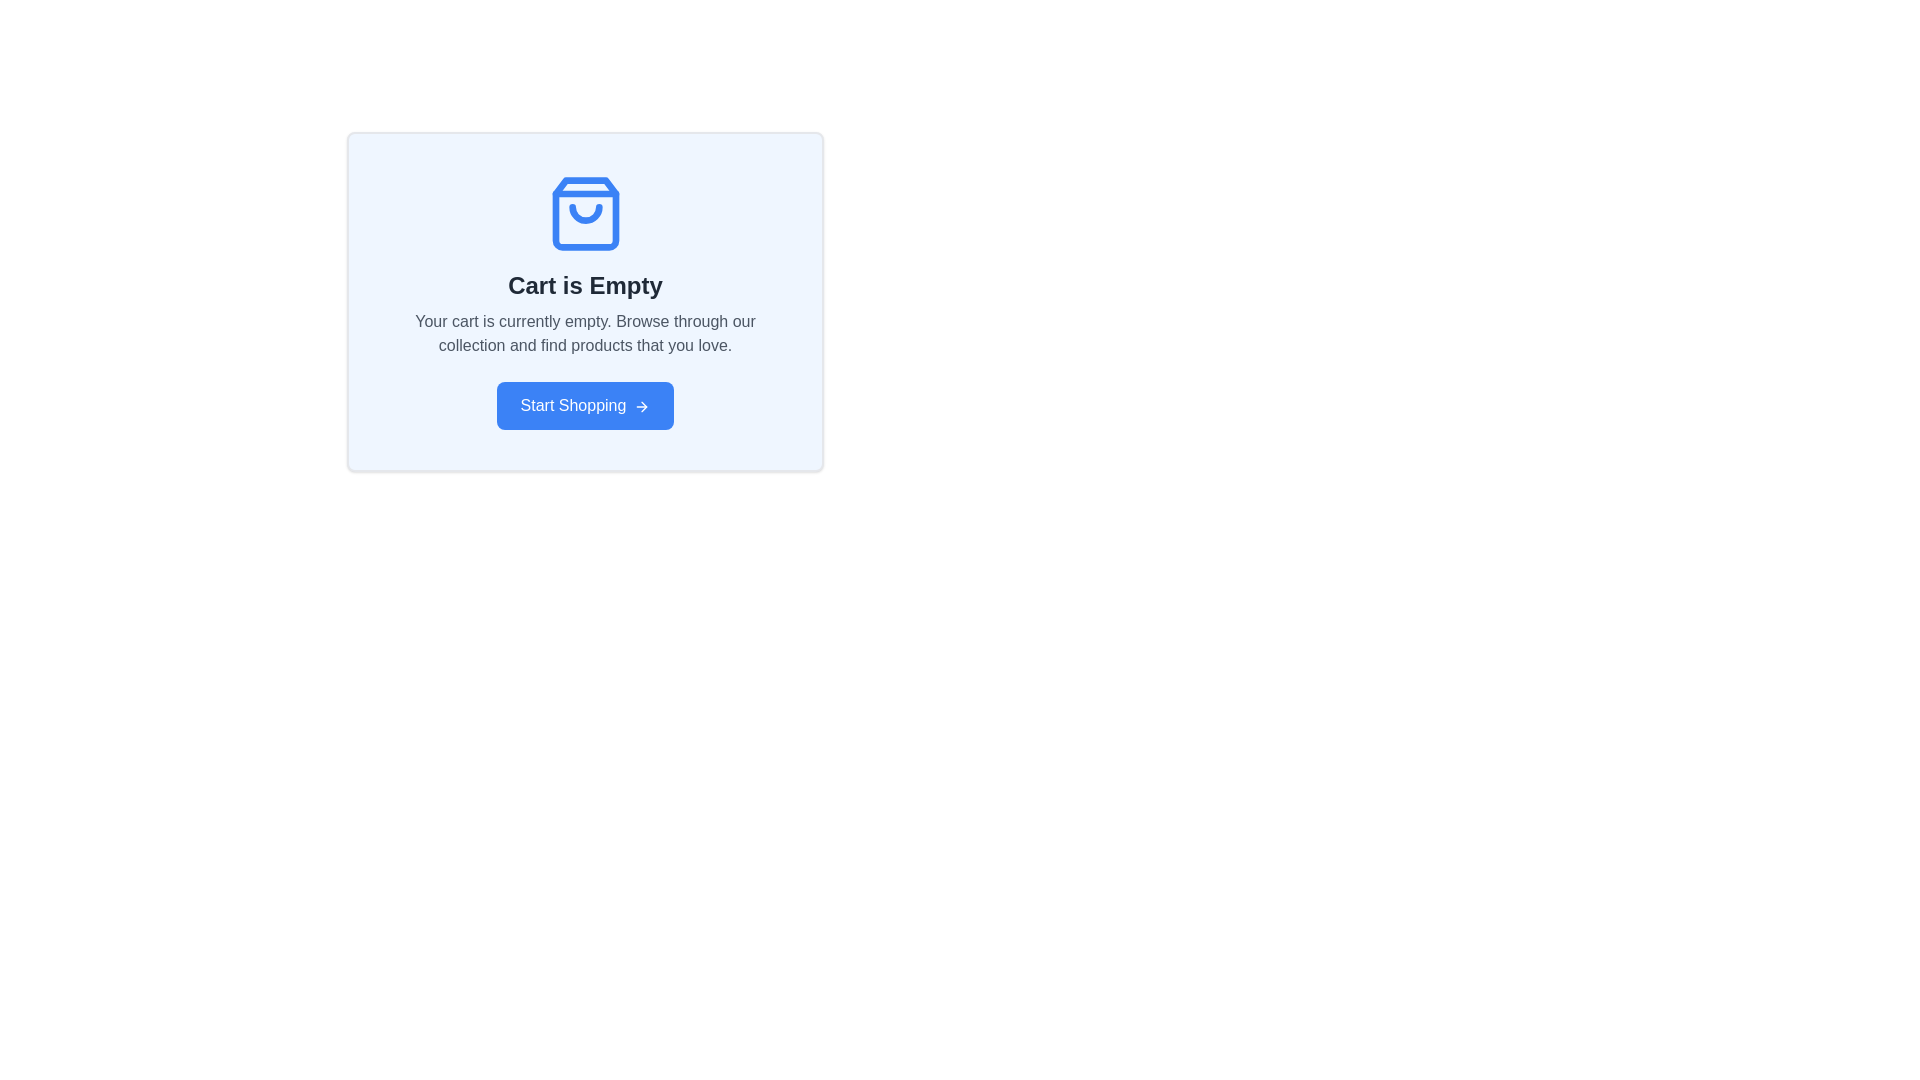 The width and height of the screenshot is (1920, 1080). What do you see at coordinates (584, 285) in the screenshot?
I see `the 'Cart is Empty' text element, which is styled in a large, bold font and is positioned centrally in the interface` at bounding box center [584, 285].